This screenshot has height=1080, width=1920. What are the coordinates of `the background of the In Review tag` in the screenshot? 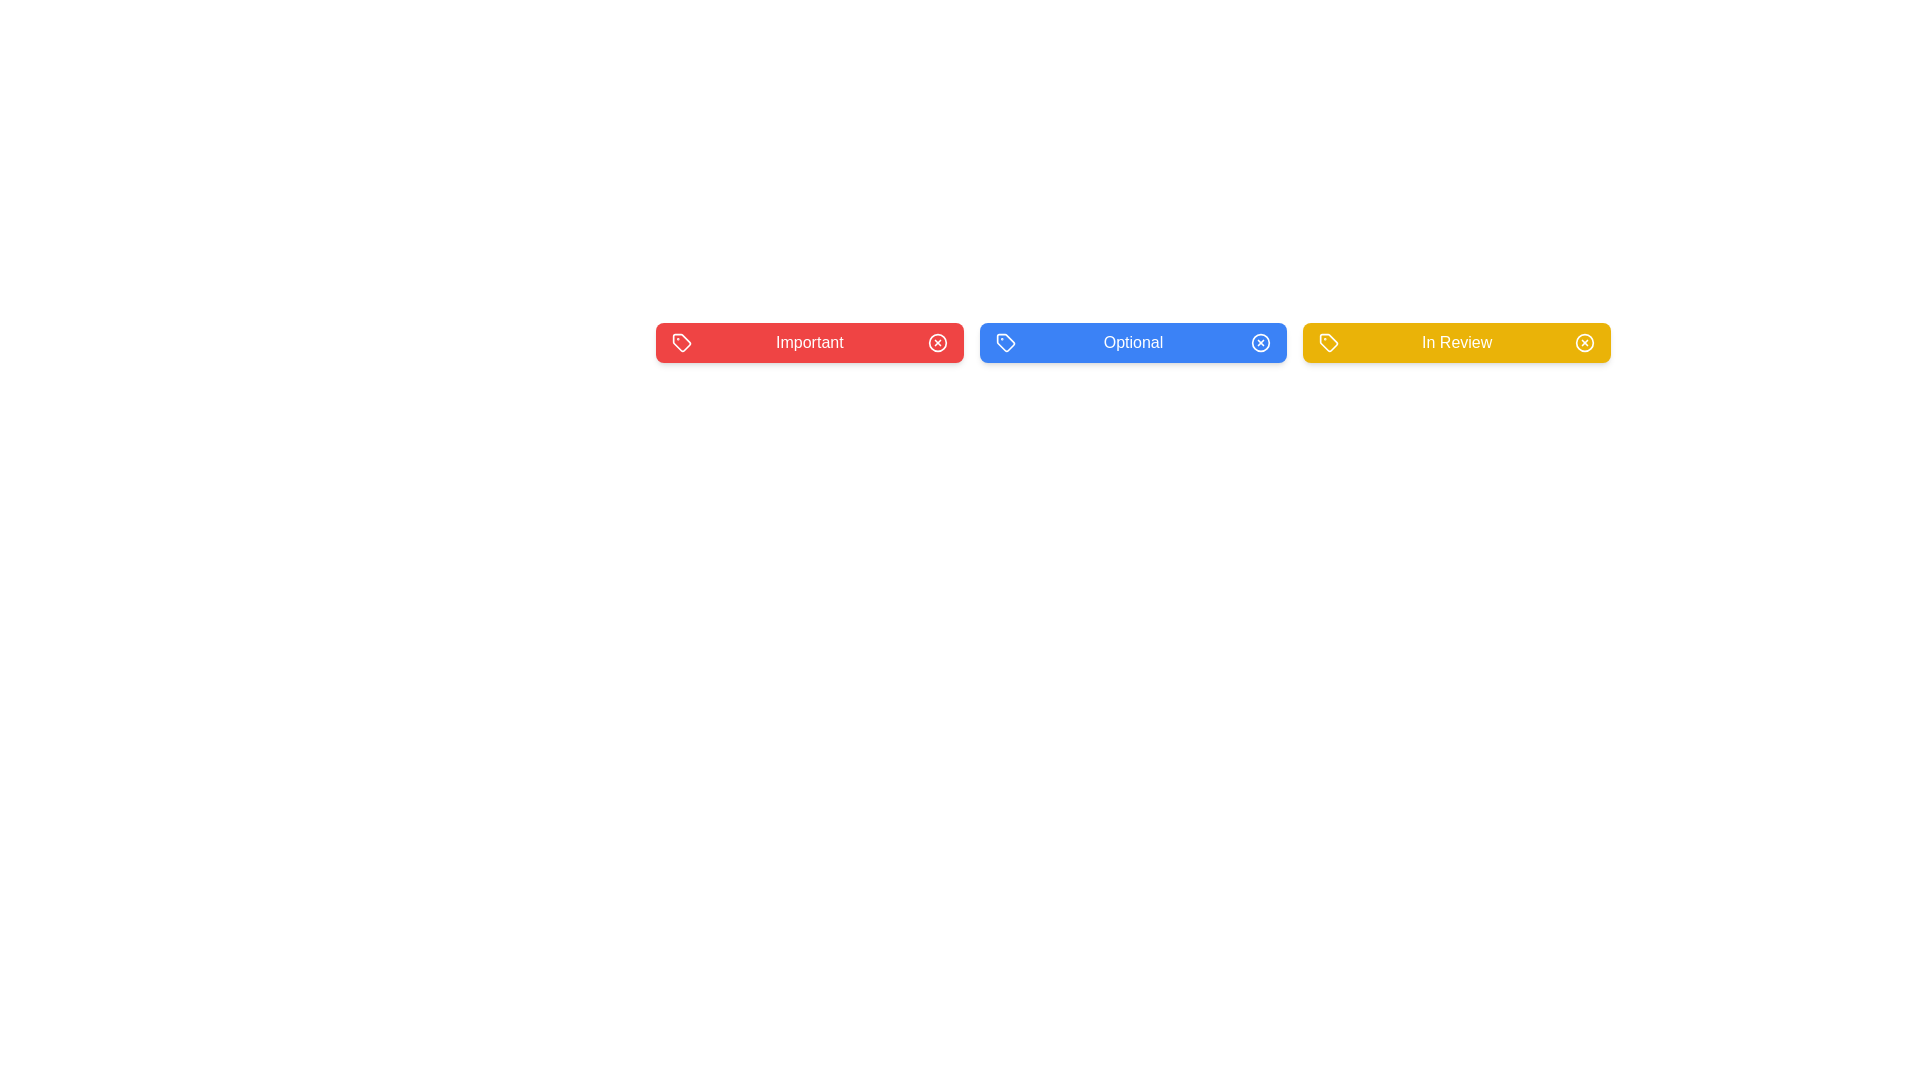 It's located at (1457, 342).